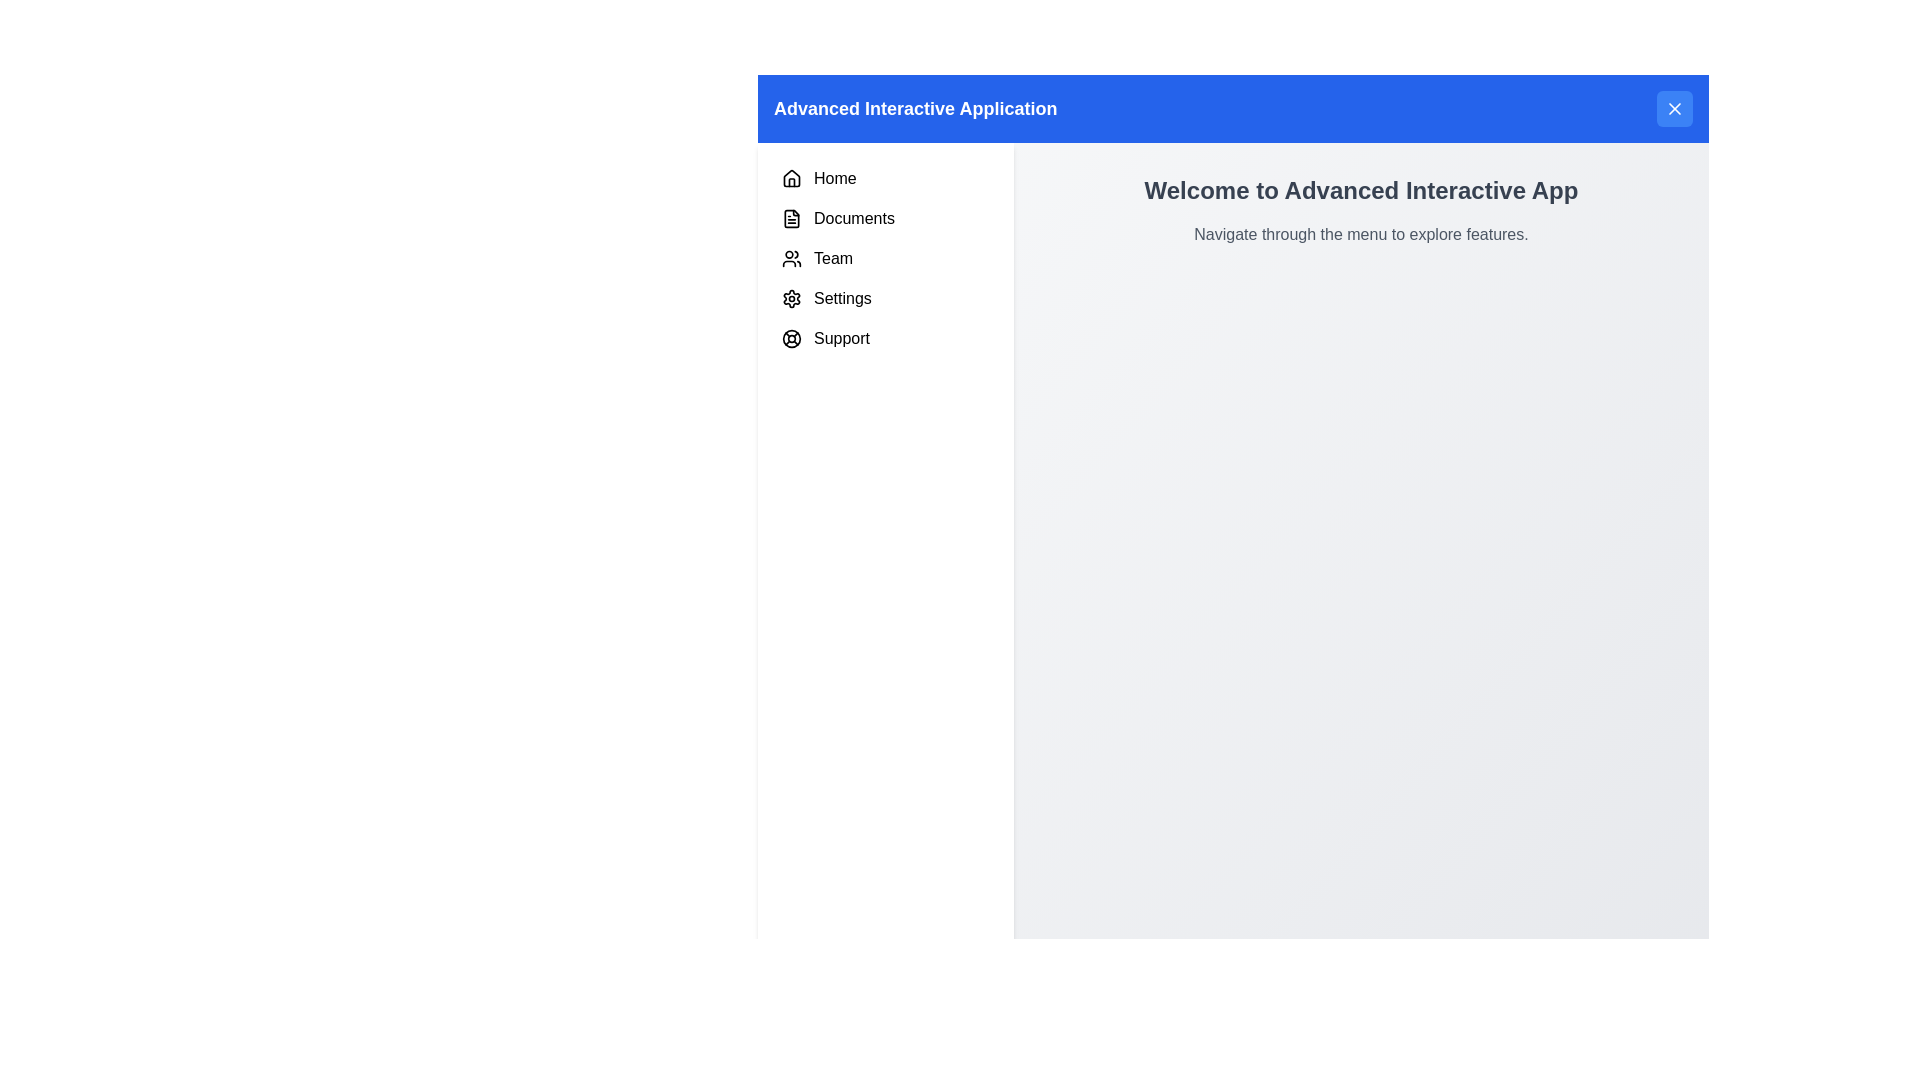  What do you see at coordinates (791, 299) in the screenshot?
I see `the Settings icon located in the fourth position of the vertical menu on the left` at bounding box center [791, 299].